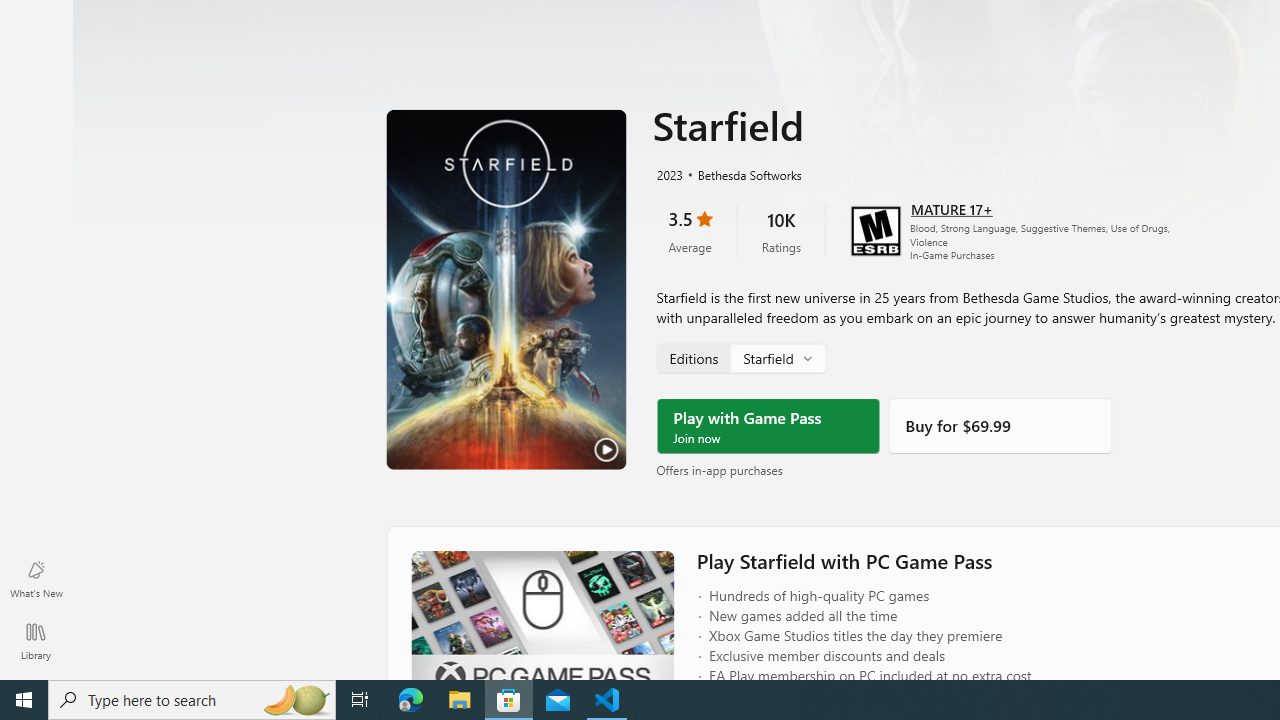  What do you see at coordinates (1000, 425) in the screenshot?
I see `'Buy'` at bounding box center [1000, 425].